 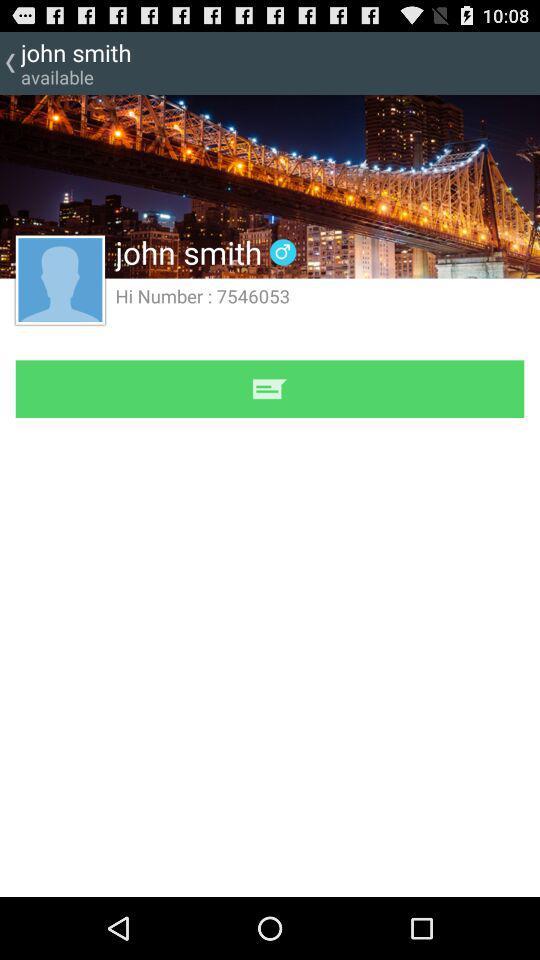 I want to click on icon to the right of john smith, so click(x=282, y=251).